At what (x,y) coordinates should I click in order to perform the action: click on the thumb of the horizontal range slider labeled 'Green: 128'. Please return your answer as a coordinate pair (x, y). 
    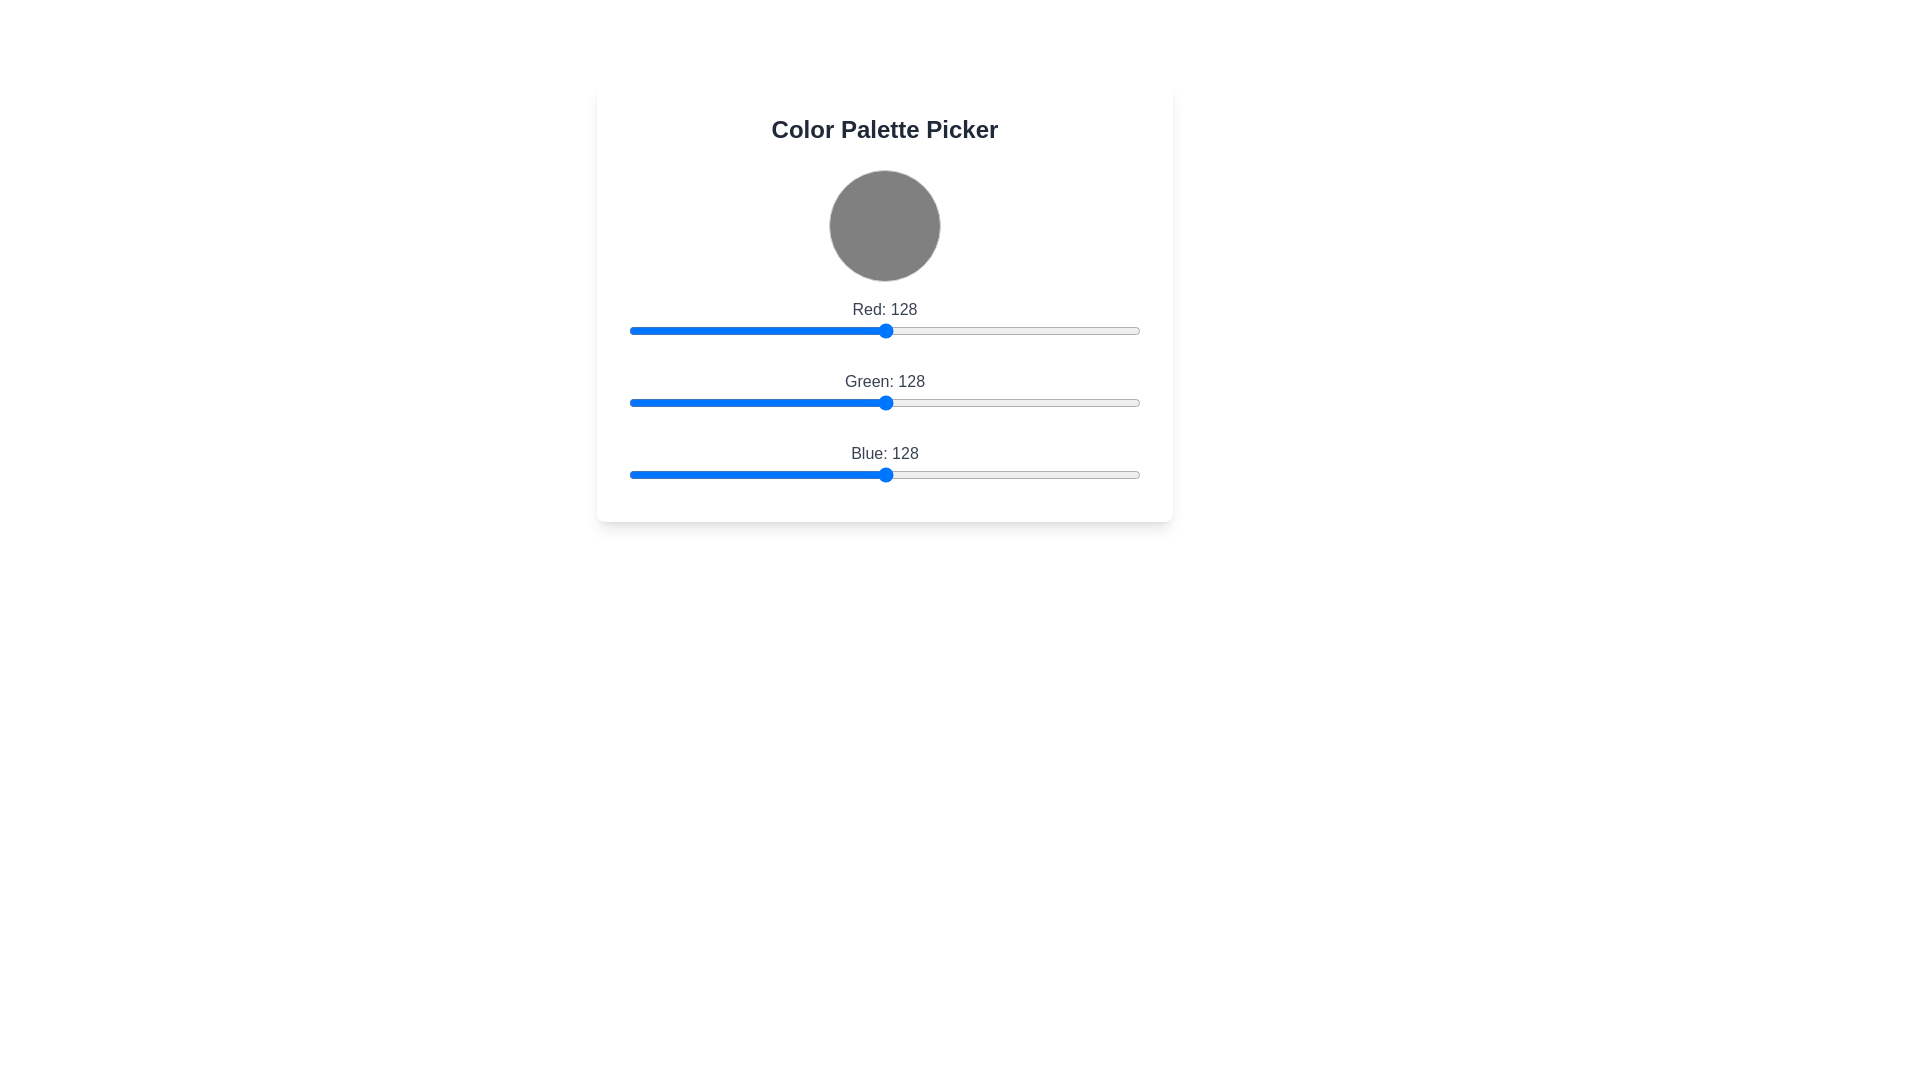
    Looking at the image, I should click on (883, 393).